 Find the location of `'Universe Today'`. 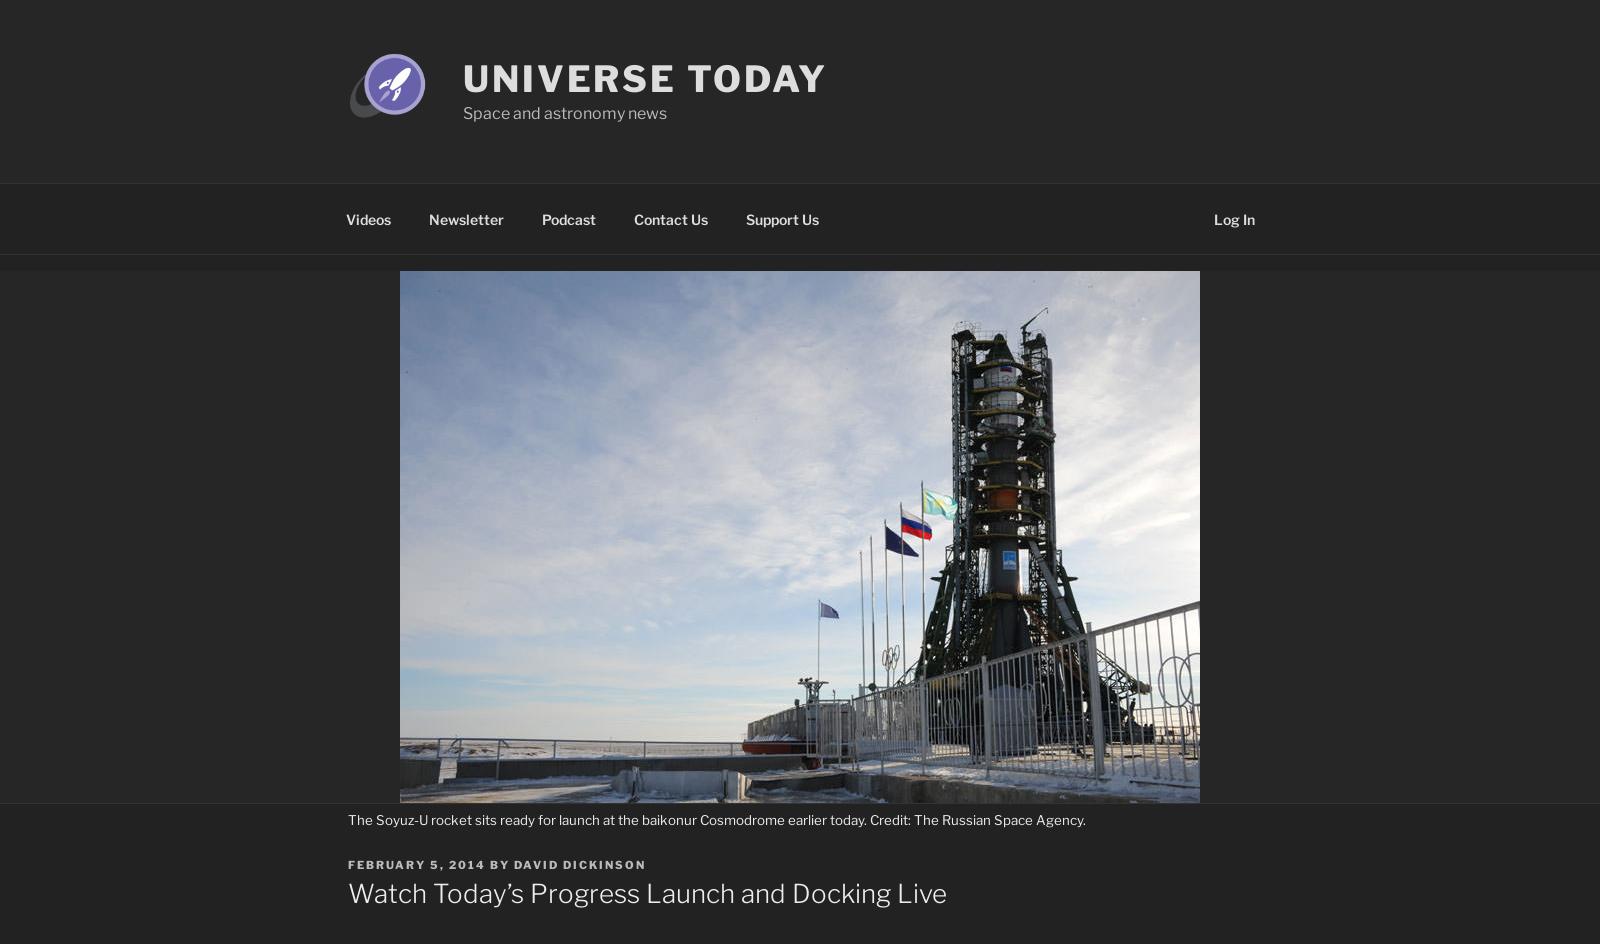

'Universe Today' is located at coordinates (645, 78).